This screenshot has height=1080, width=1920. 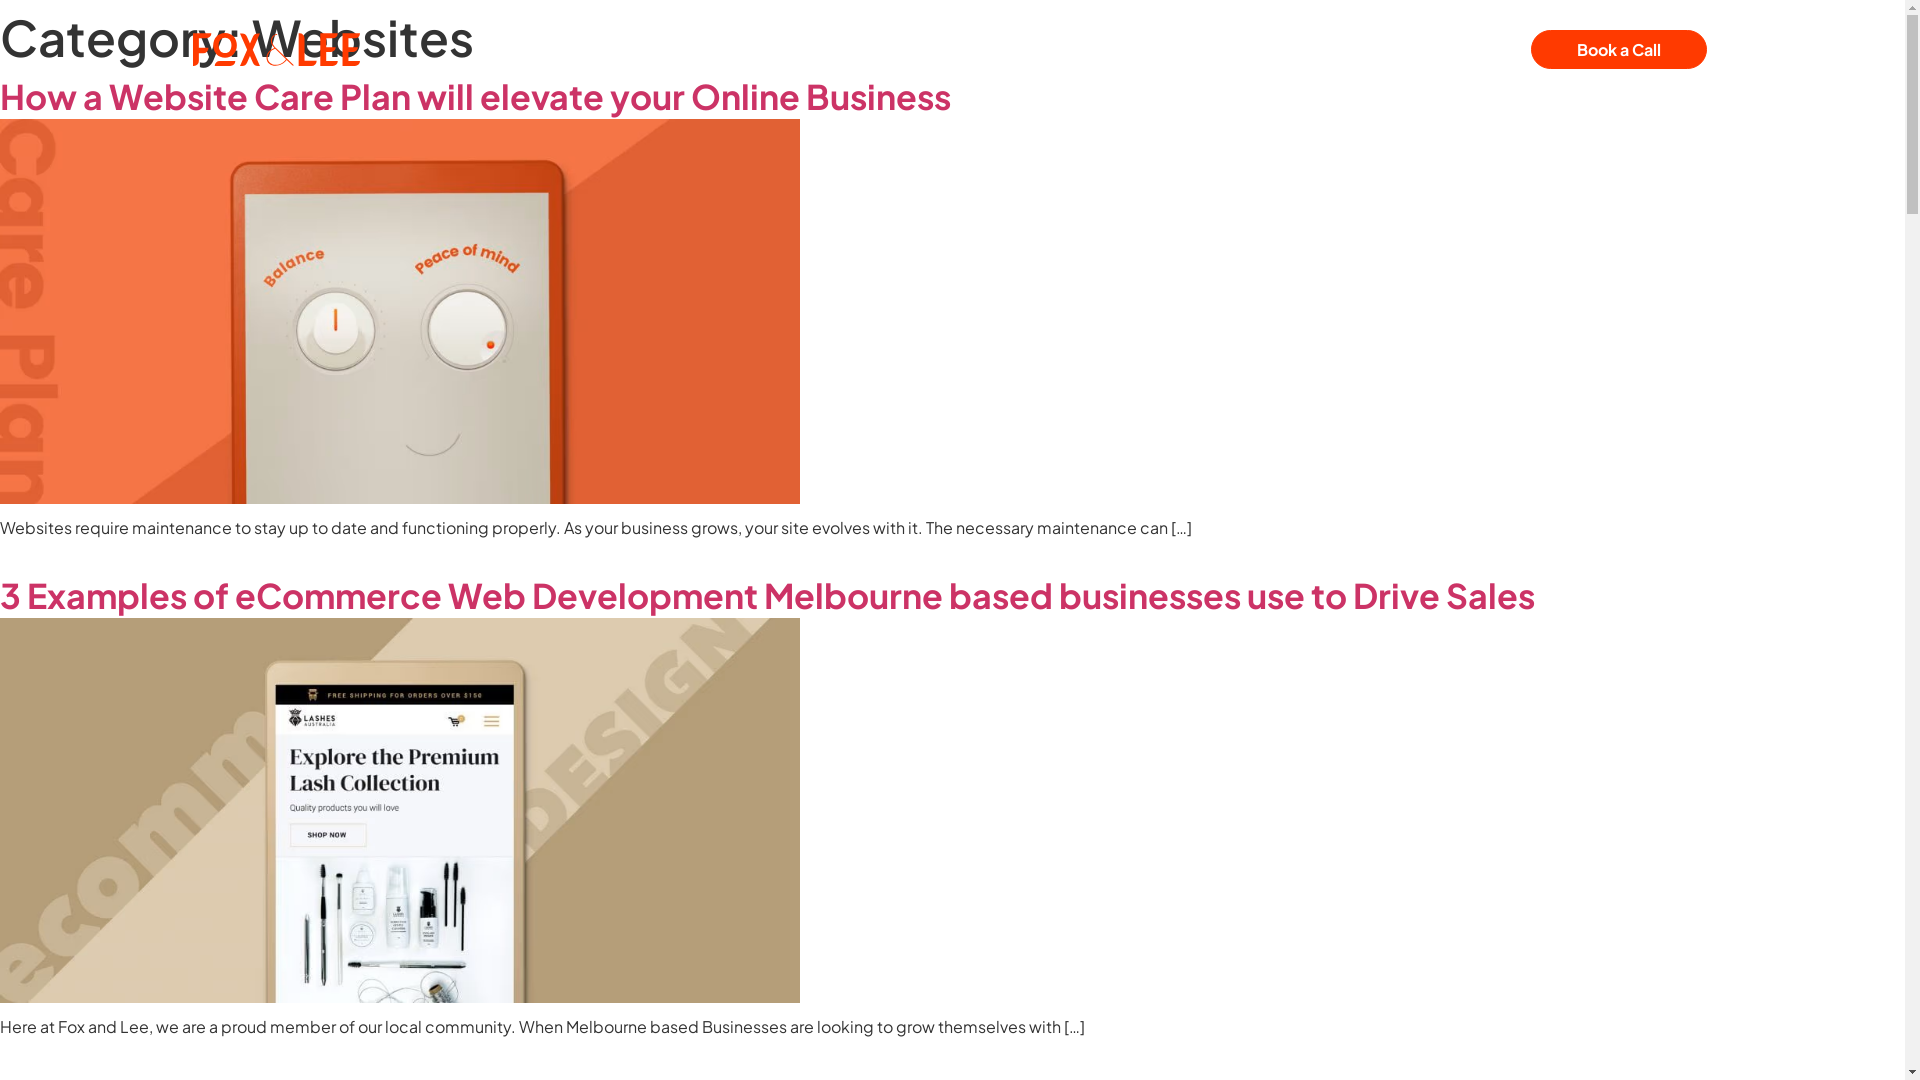 I want to click on 'Book a Call', so click(x=1618, y=48).